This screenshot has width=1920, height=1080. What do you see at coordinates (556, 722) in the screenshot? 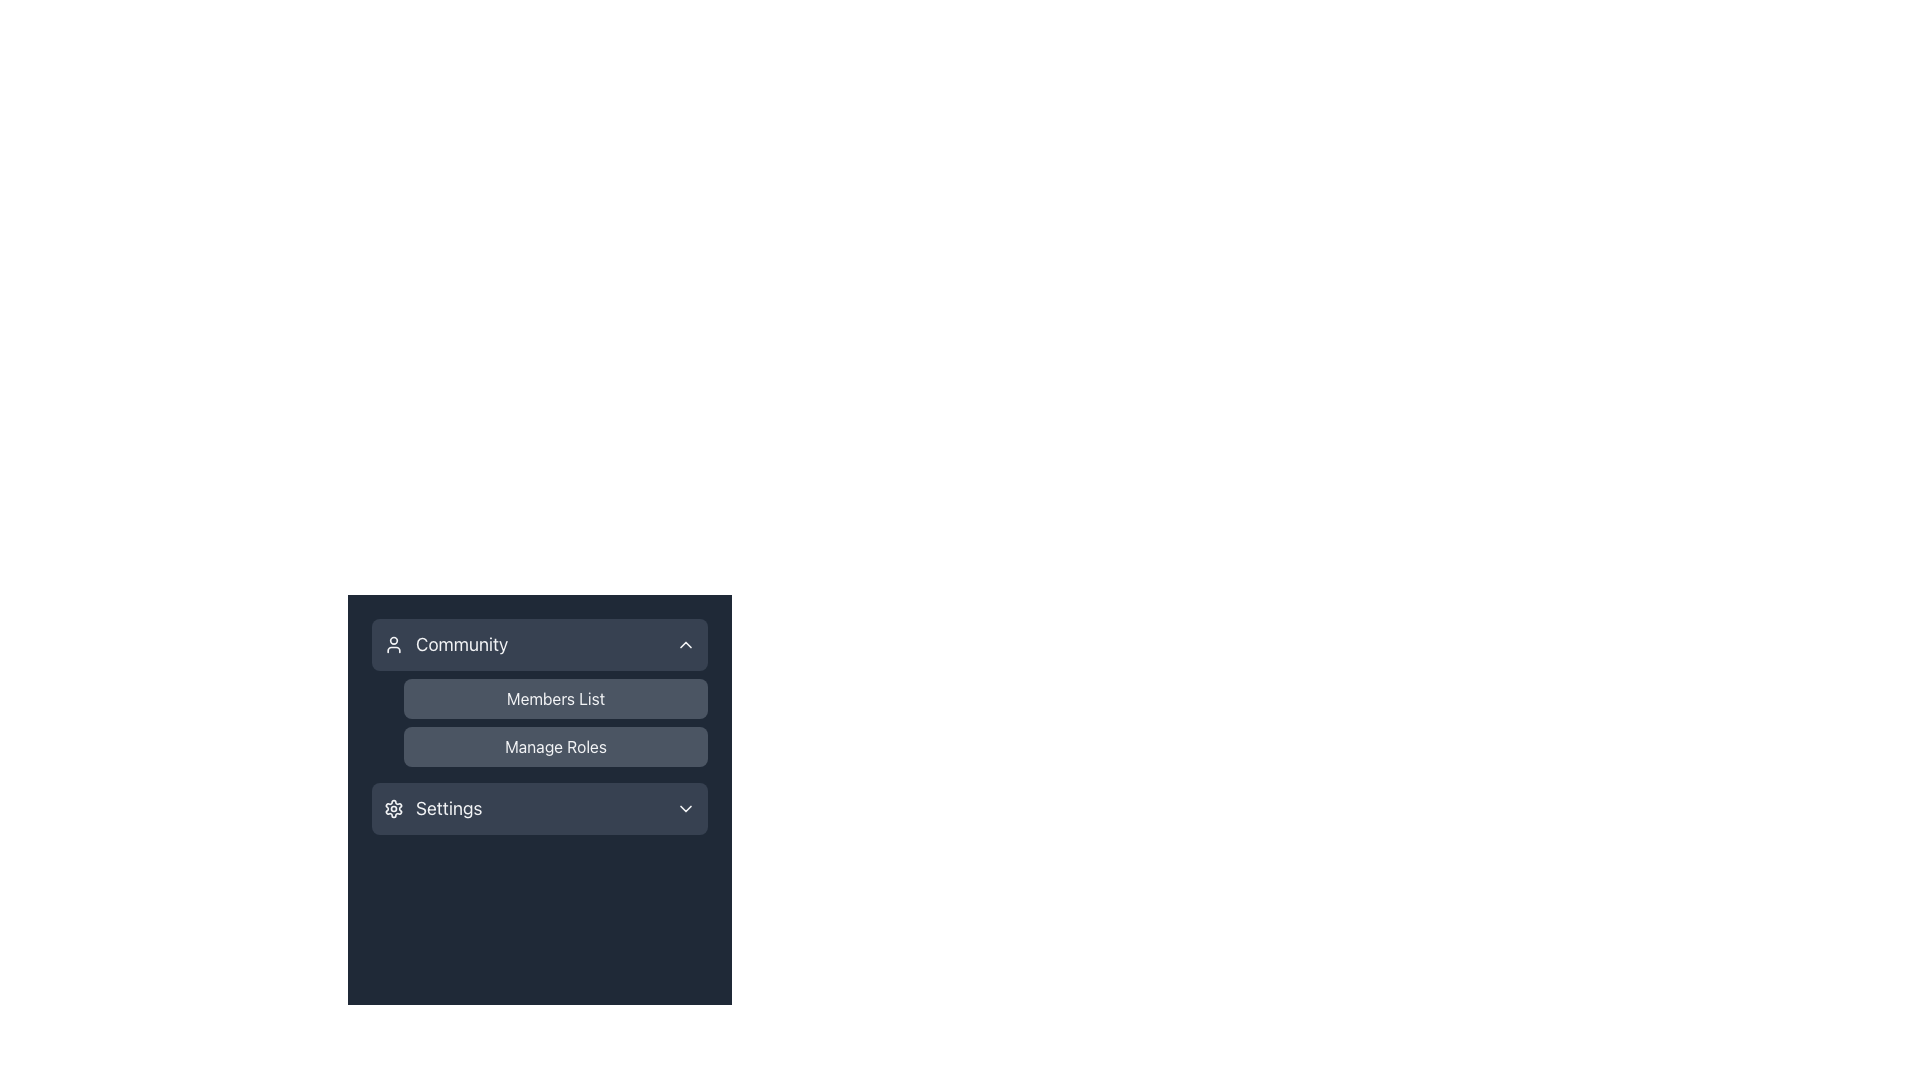
I see `the 'Members List' button in the vertical button group under the 'Community' section` at bounding box center [556, 722].